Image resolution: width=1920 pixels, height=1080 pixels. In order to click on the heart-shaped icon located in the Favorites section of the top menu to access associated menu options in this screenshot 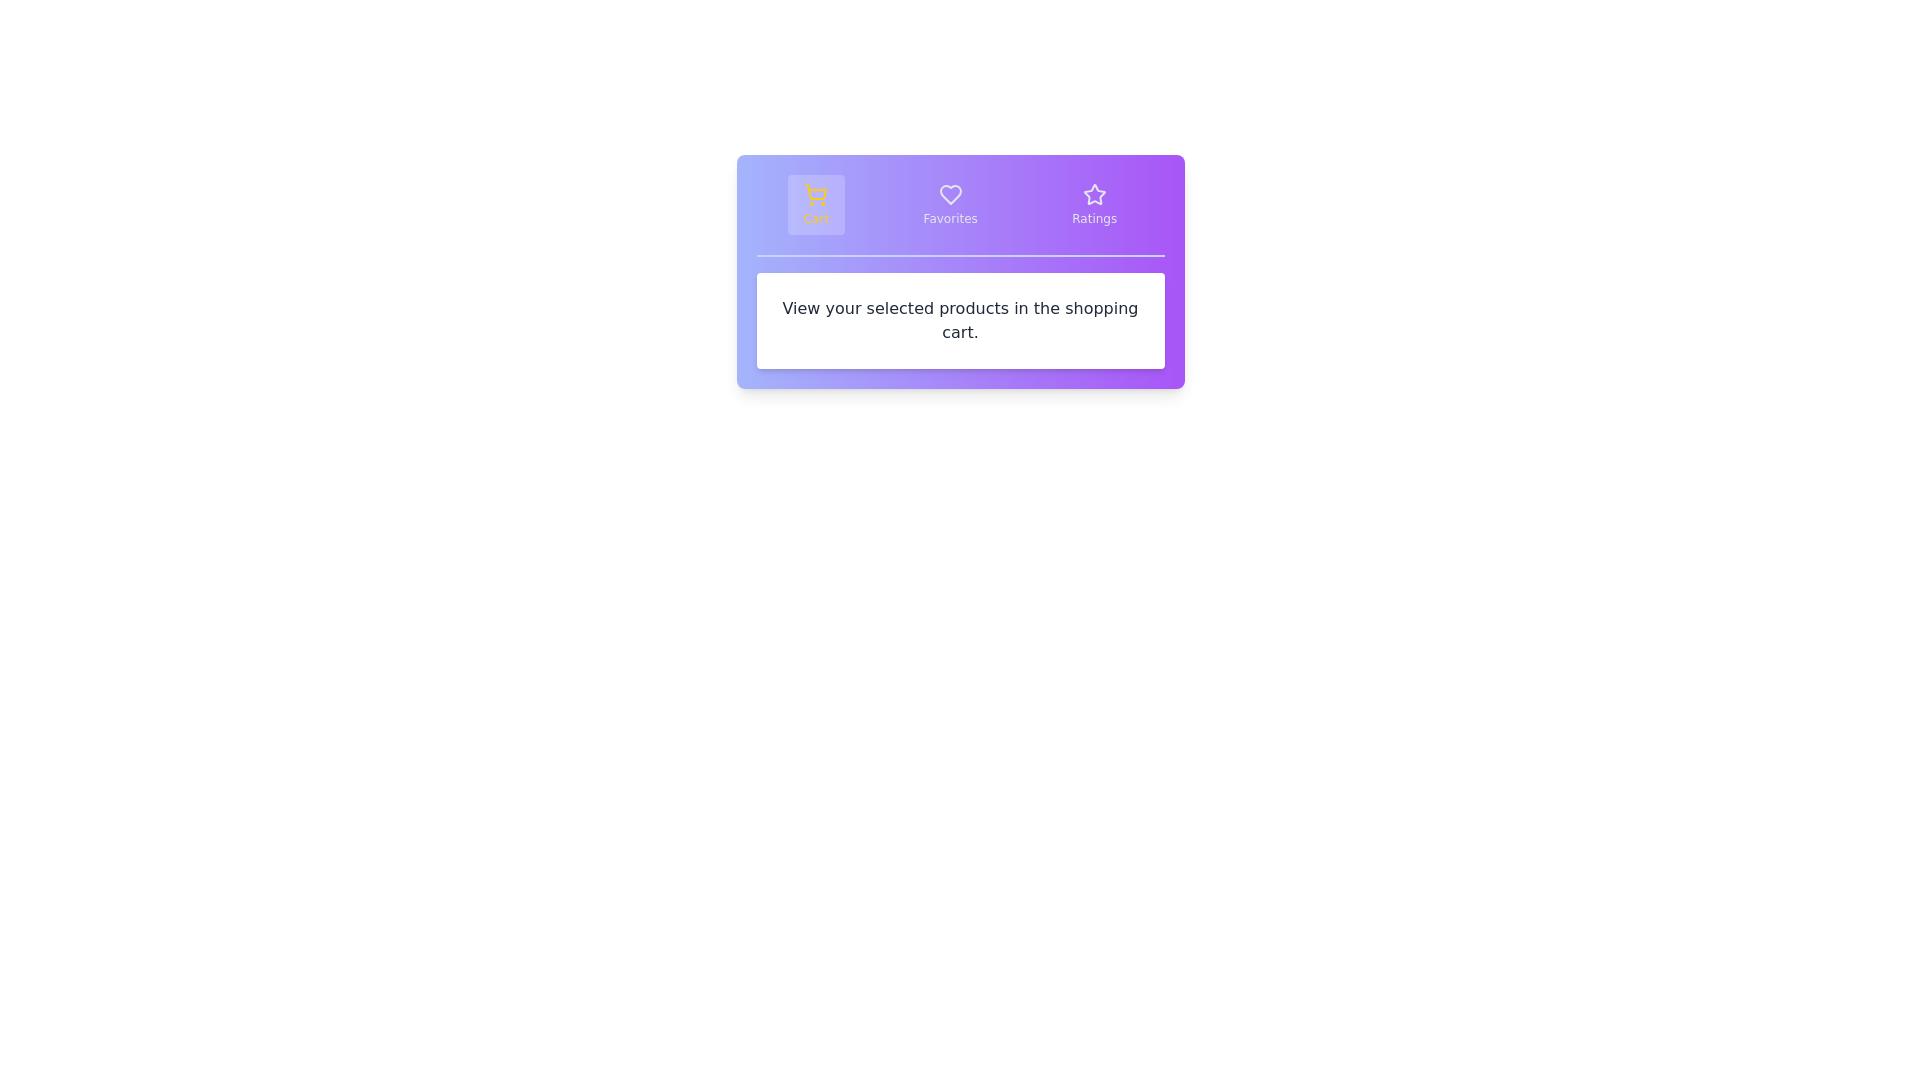, I will do `click(949, 195)`.